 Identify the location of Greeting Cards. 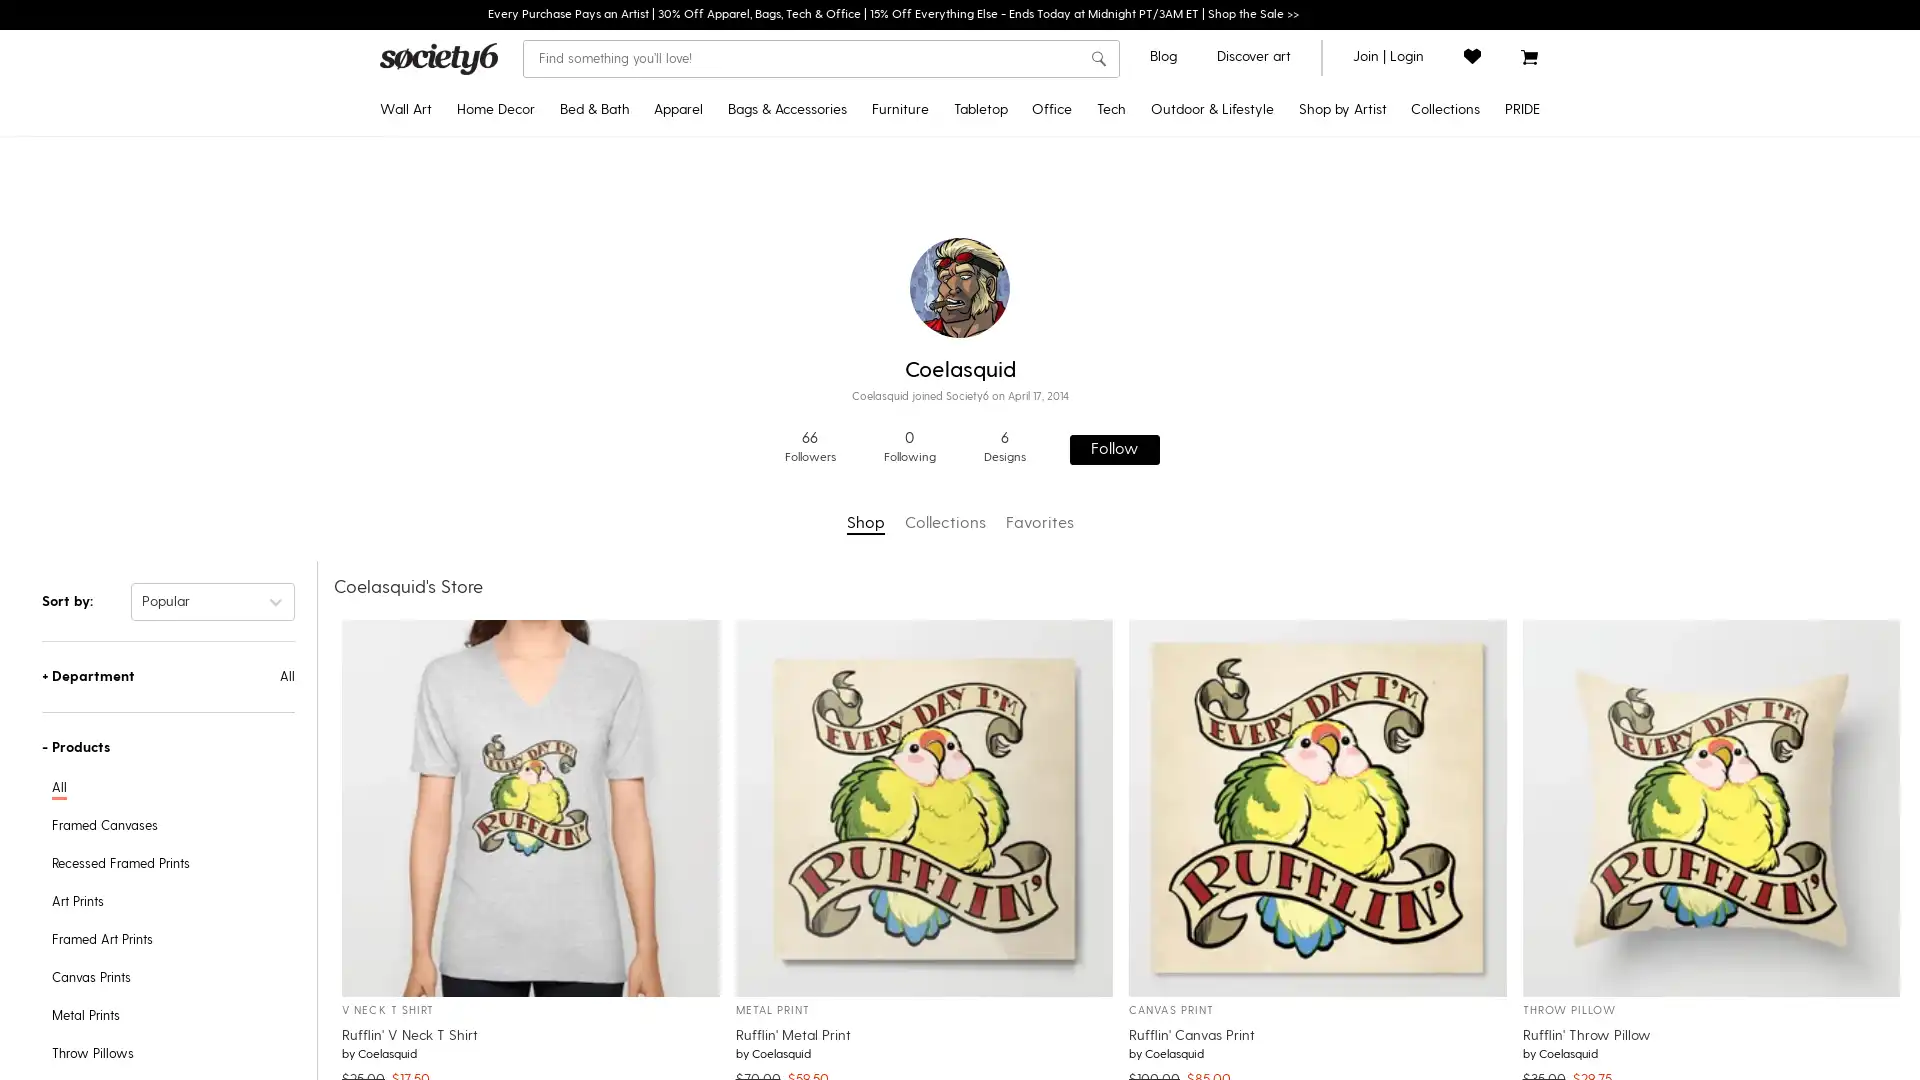
(1101, 451).